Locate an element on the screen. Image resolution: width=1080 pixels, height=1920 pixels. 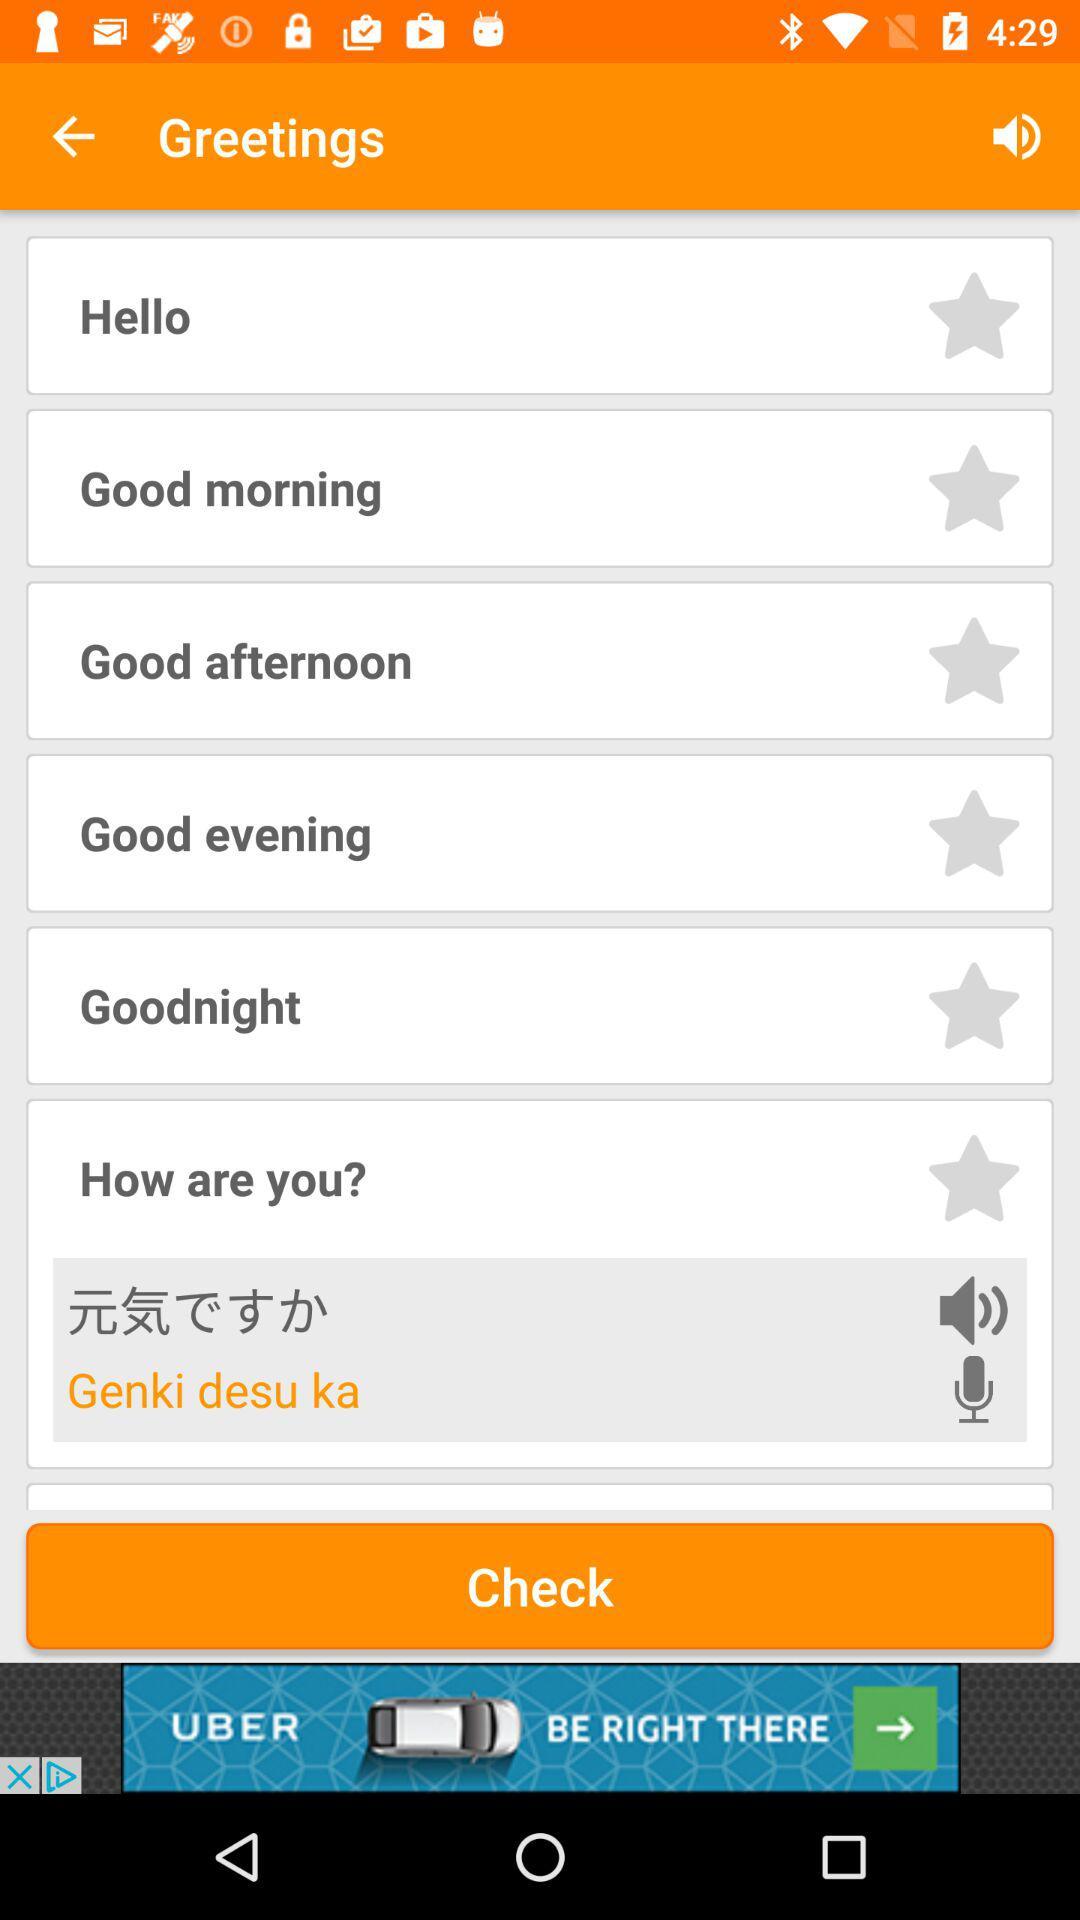
like item is located at coordinates (973, 314).